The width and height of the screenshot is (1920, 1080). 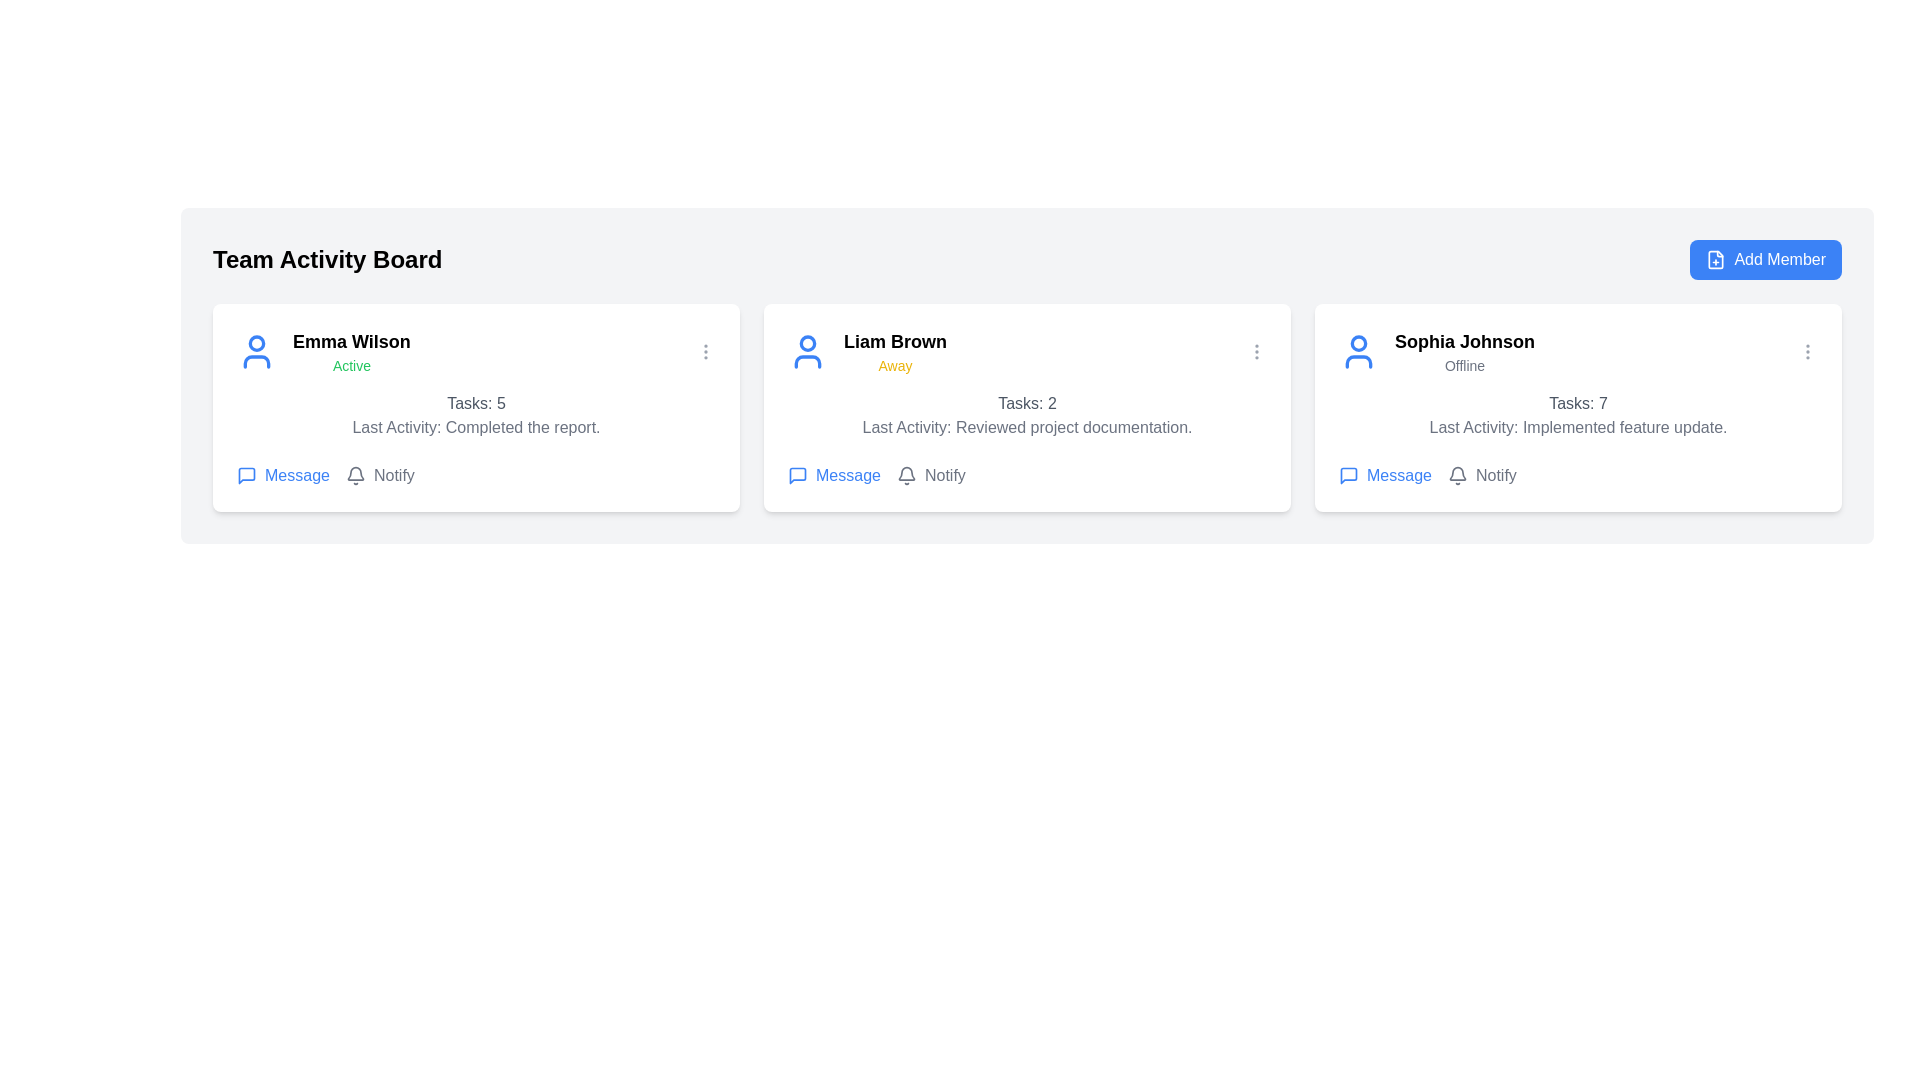 What do you see at coordinates (1464, 341) in the screenshot?
I see `the text label displaying 'Sophia Johnson' which is styled in bold and located at the top of the third card from the left` at bounding box center [1464, 341].